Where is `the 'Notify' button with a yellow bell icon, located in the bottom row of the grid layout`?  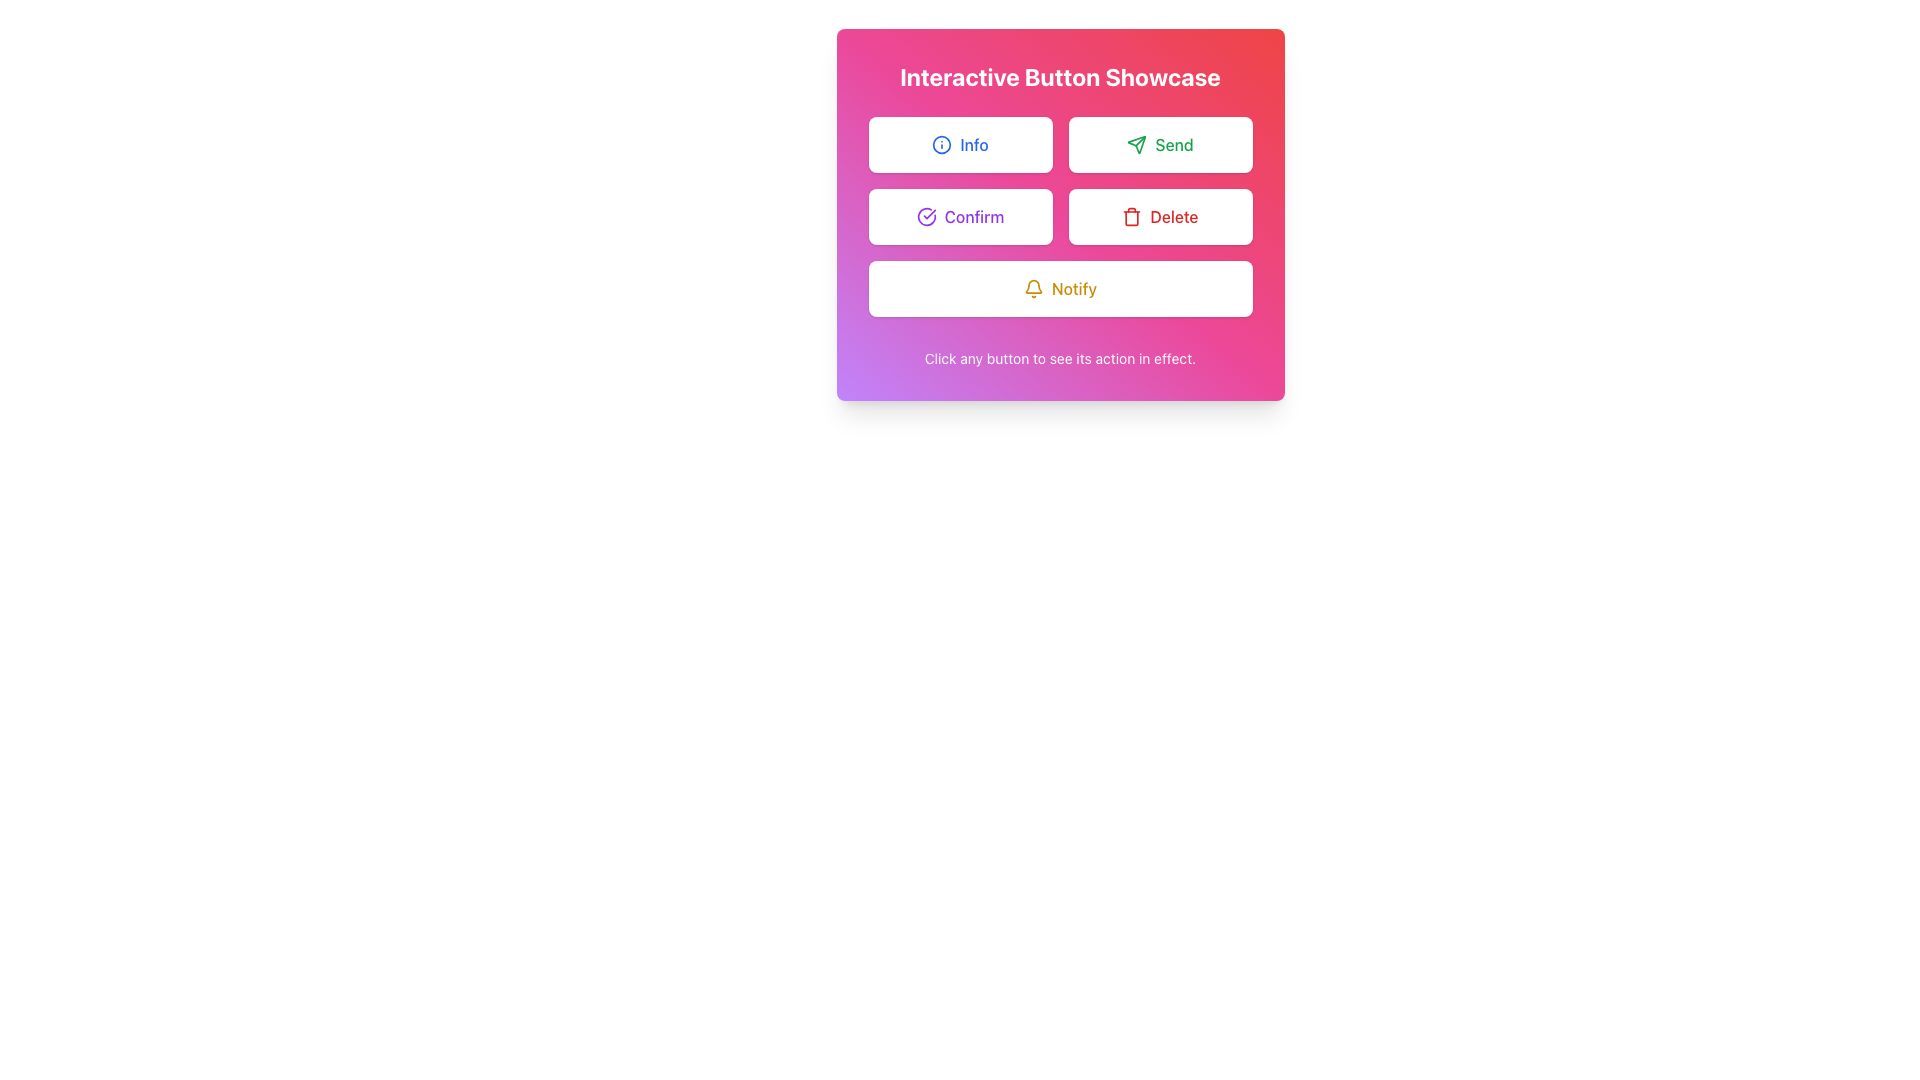
the 'Notify' button with a yellow bell icon, located in the bottom row of the grid layout is located at coordinates (1059, 289).